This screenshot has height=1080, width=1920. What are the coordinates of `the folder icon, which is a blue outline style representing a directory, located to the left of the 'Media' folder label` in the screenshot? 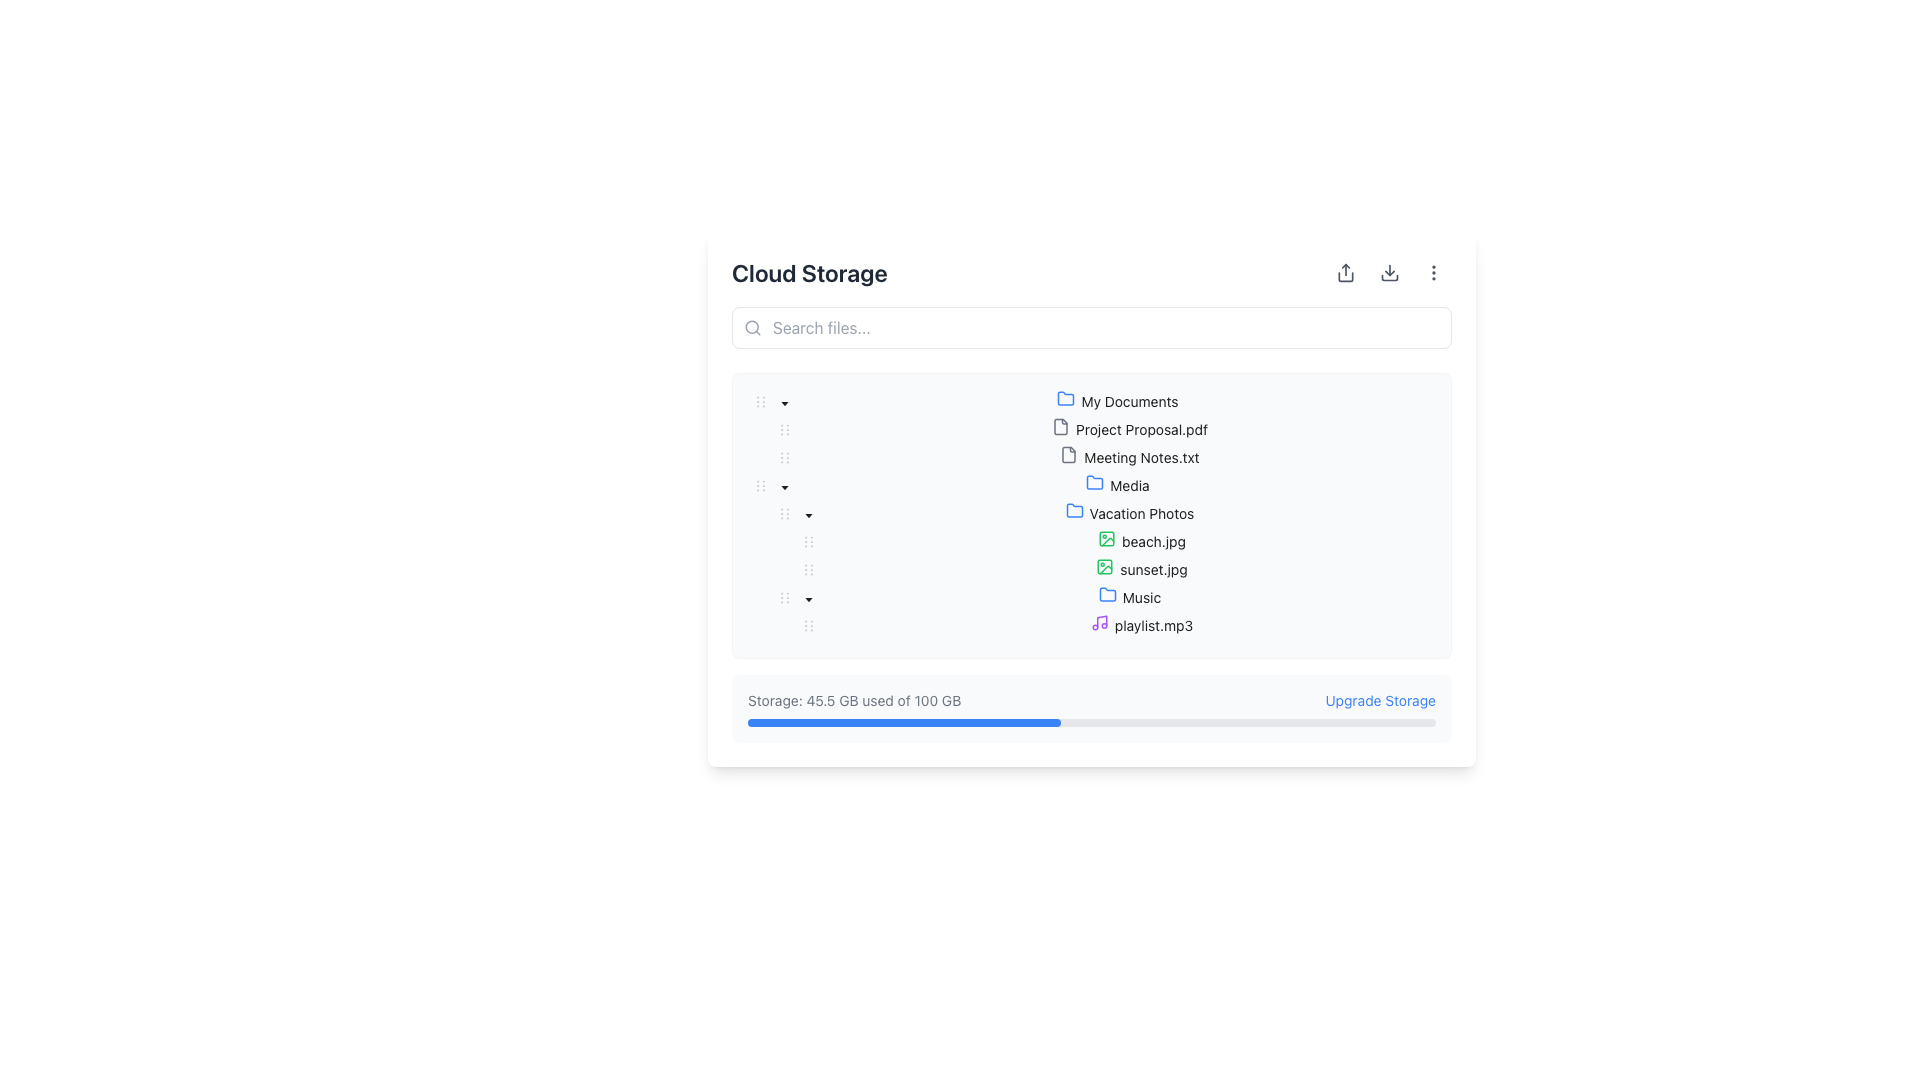 It's located at (1094, 482).